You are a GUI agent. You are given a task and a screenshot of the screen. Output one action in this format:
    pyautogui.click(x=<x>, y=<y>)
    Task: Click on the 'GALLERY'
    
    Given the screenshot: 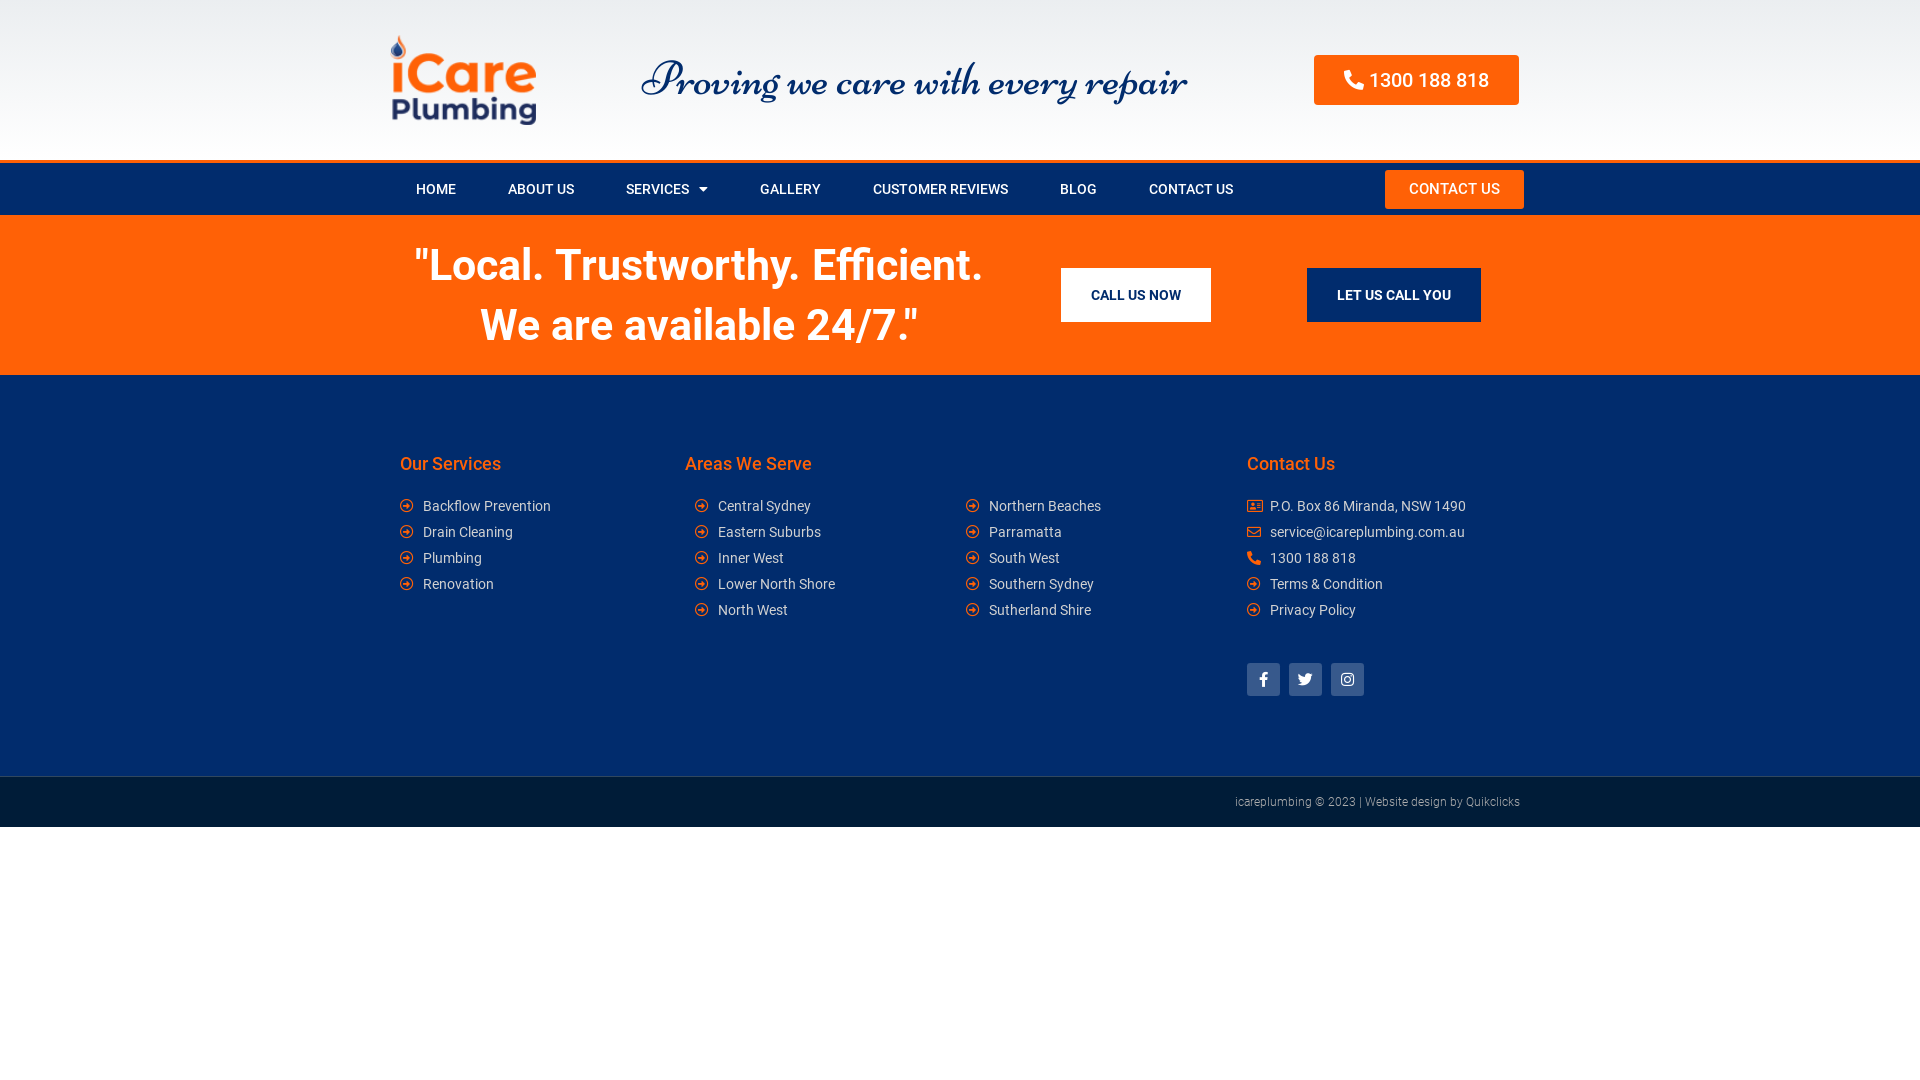 What is the action you would take?
    pyautogui.click(x=733, y=189)
    